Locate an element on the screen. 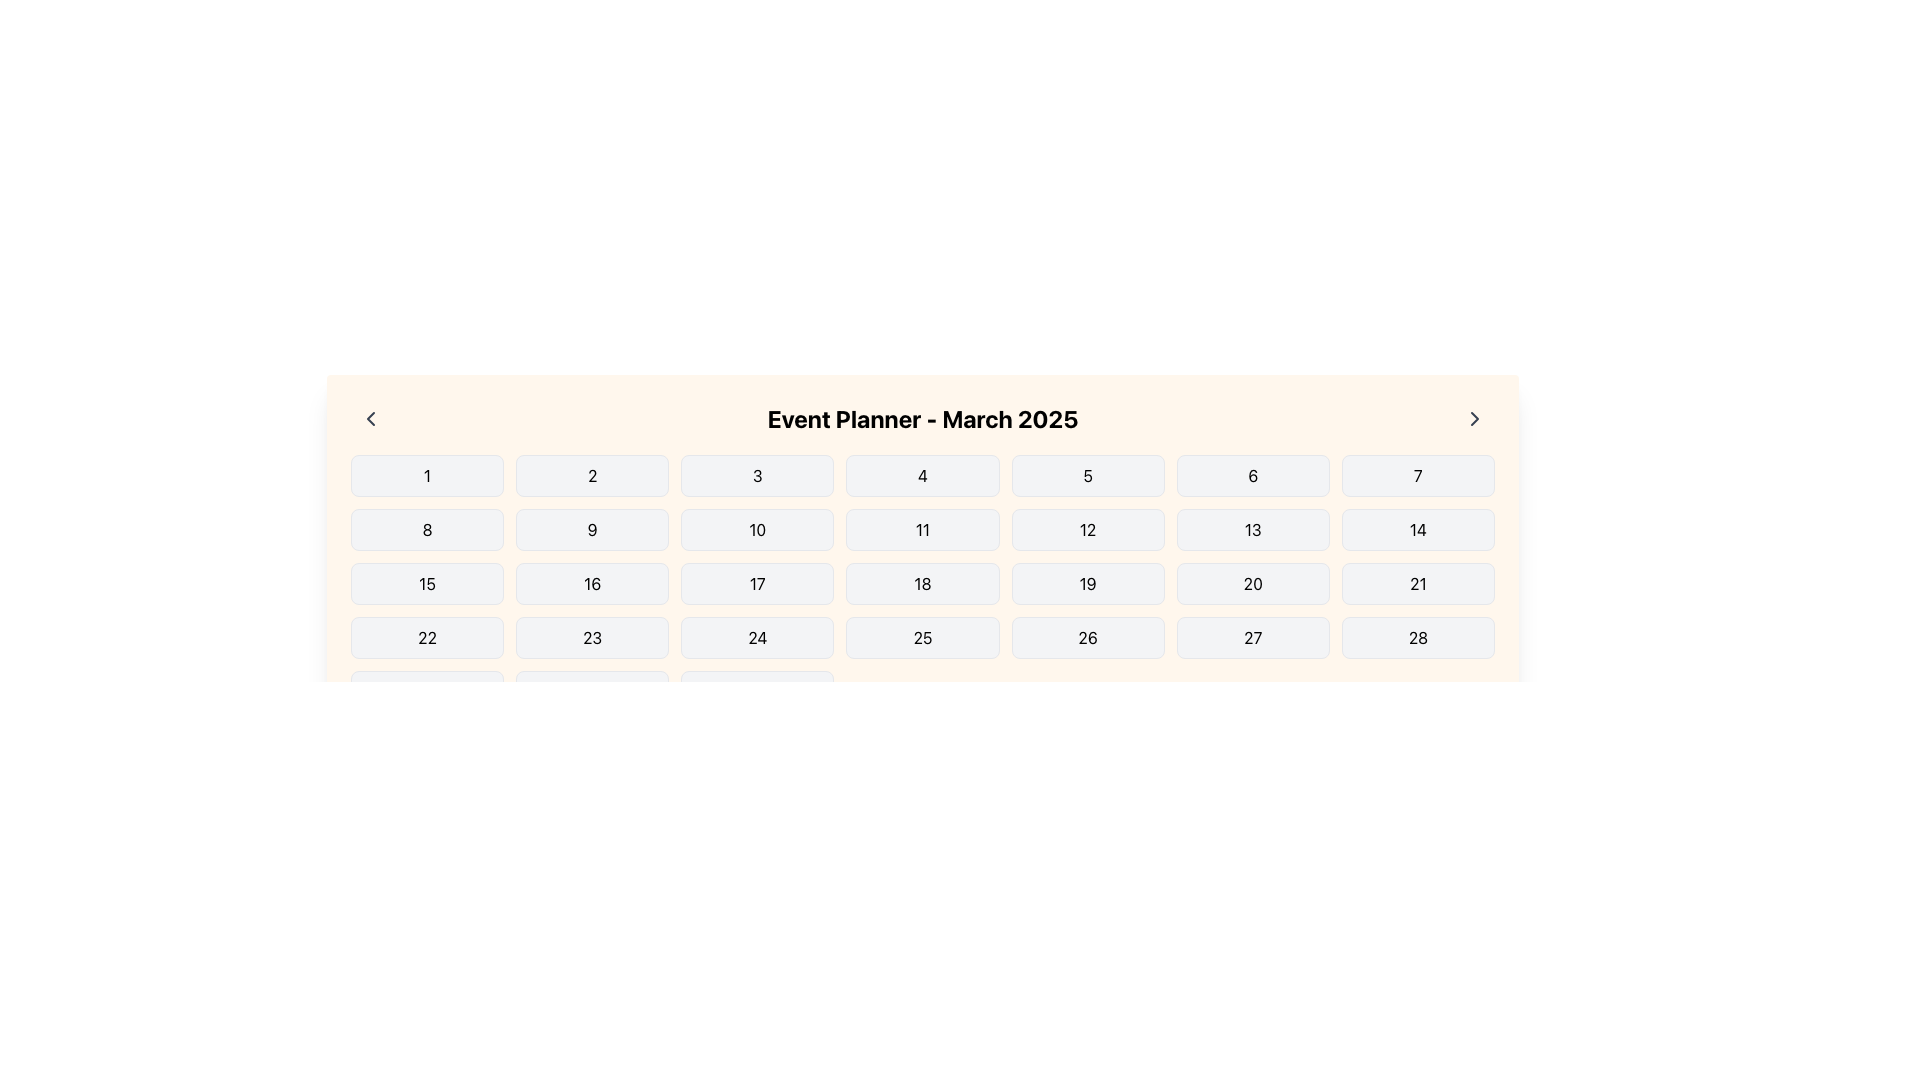 The height and width of the screenshot is (1080, 1920). the Calendar day button representing the second day in the monthly calendar view is located at coordinates (591, 475).